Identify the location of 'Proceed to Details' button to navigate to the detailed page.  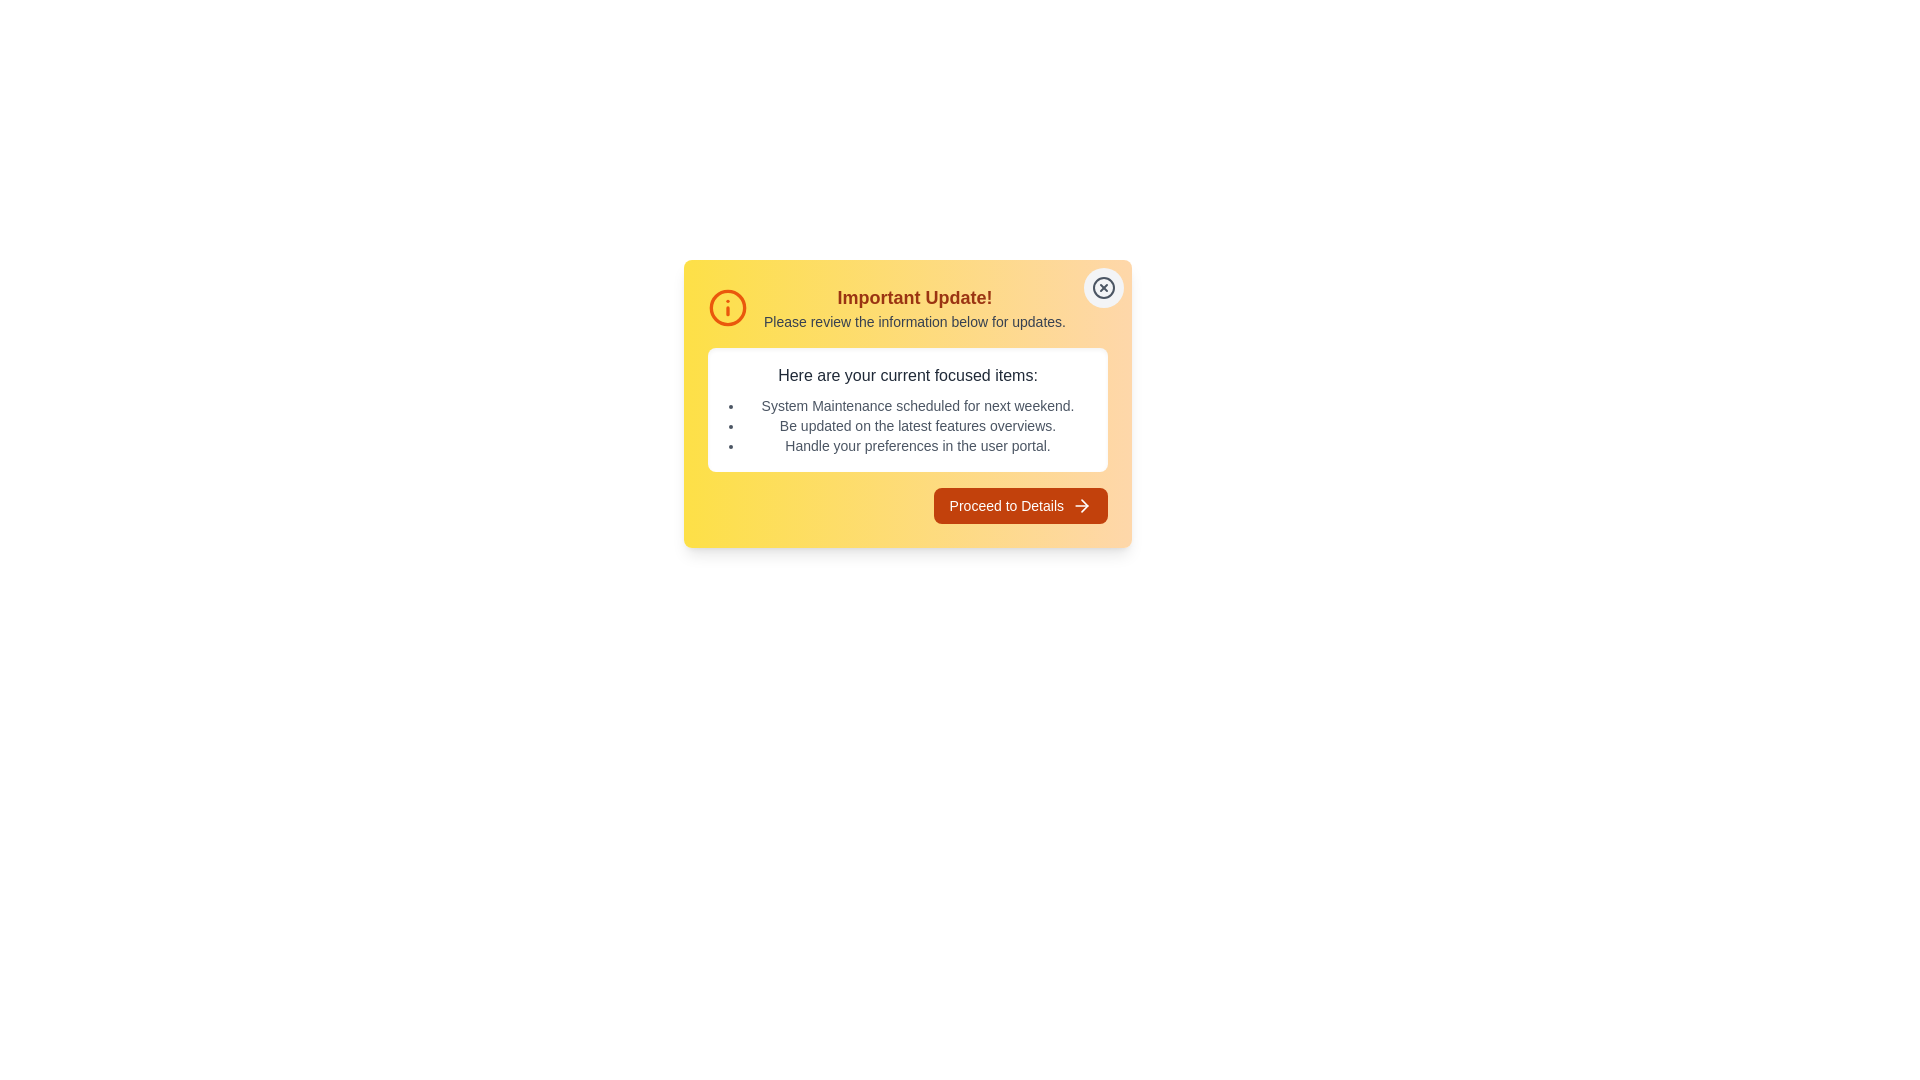
(1019, 504).